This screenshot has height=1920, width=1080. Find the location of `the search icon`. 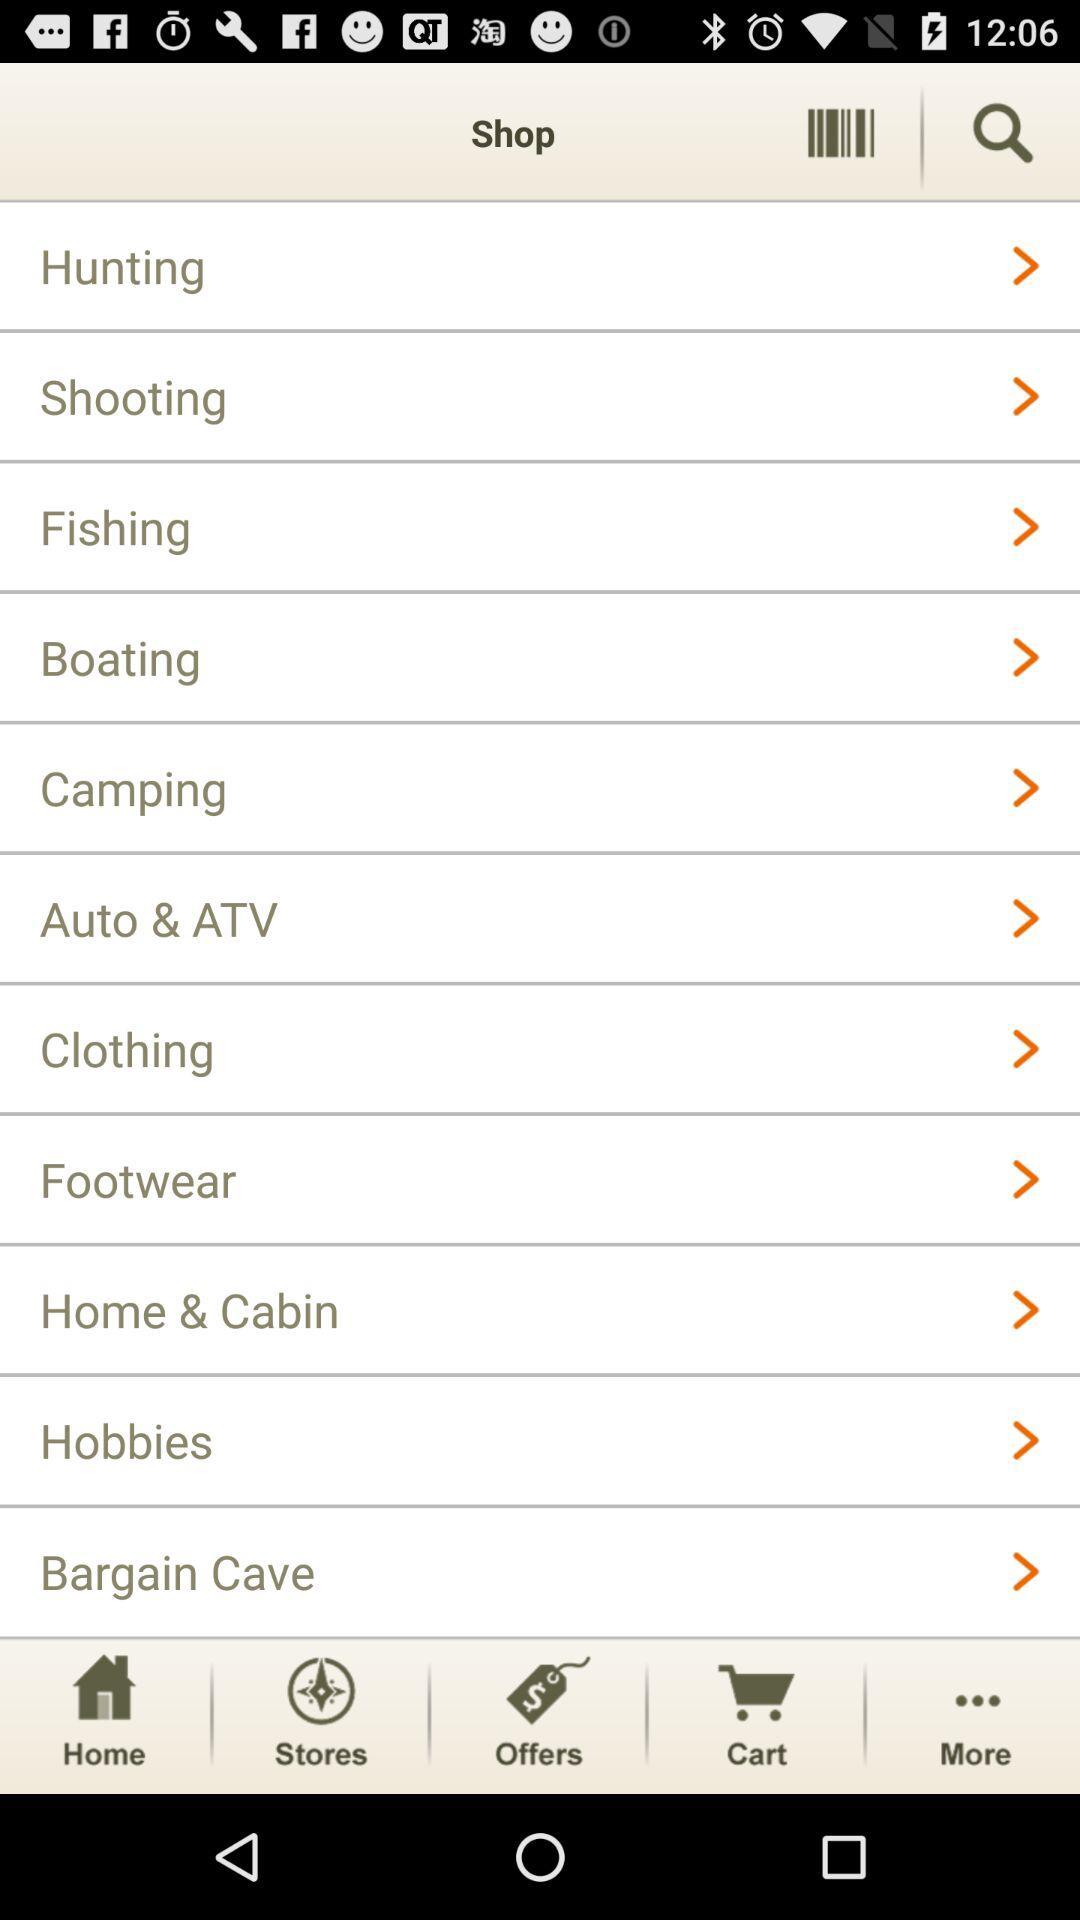

the search icon is located at coordinates (1002, 141).